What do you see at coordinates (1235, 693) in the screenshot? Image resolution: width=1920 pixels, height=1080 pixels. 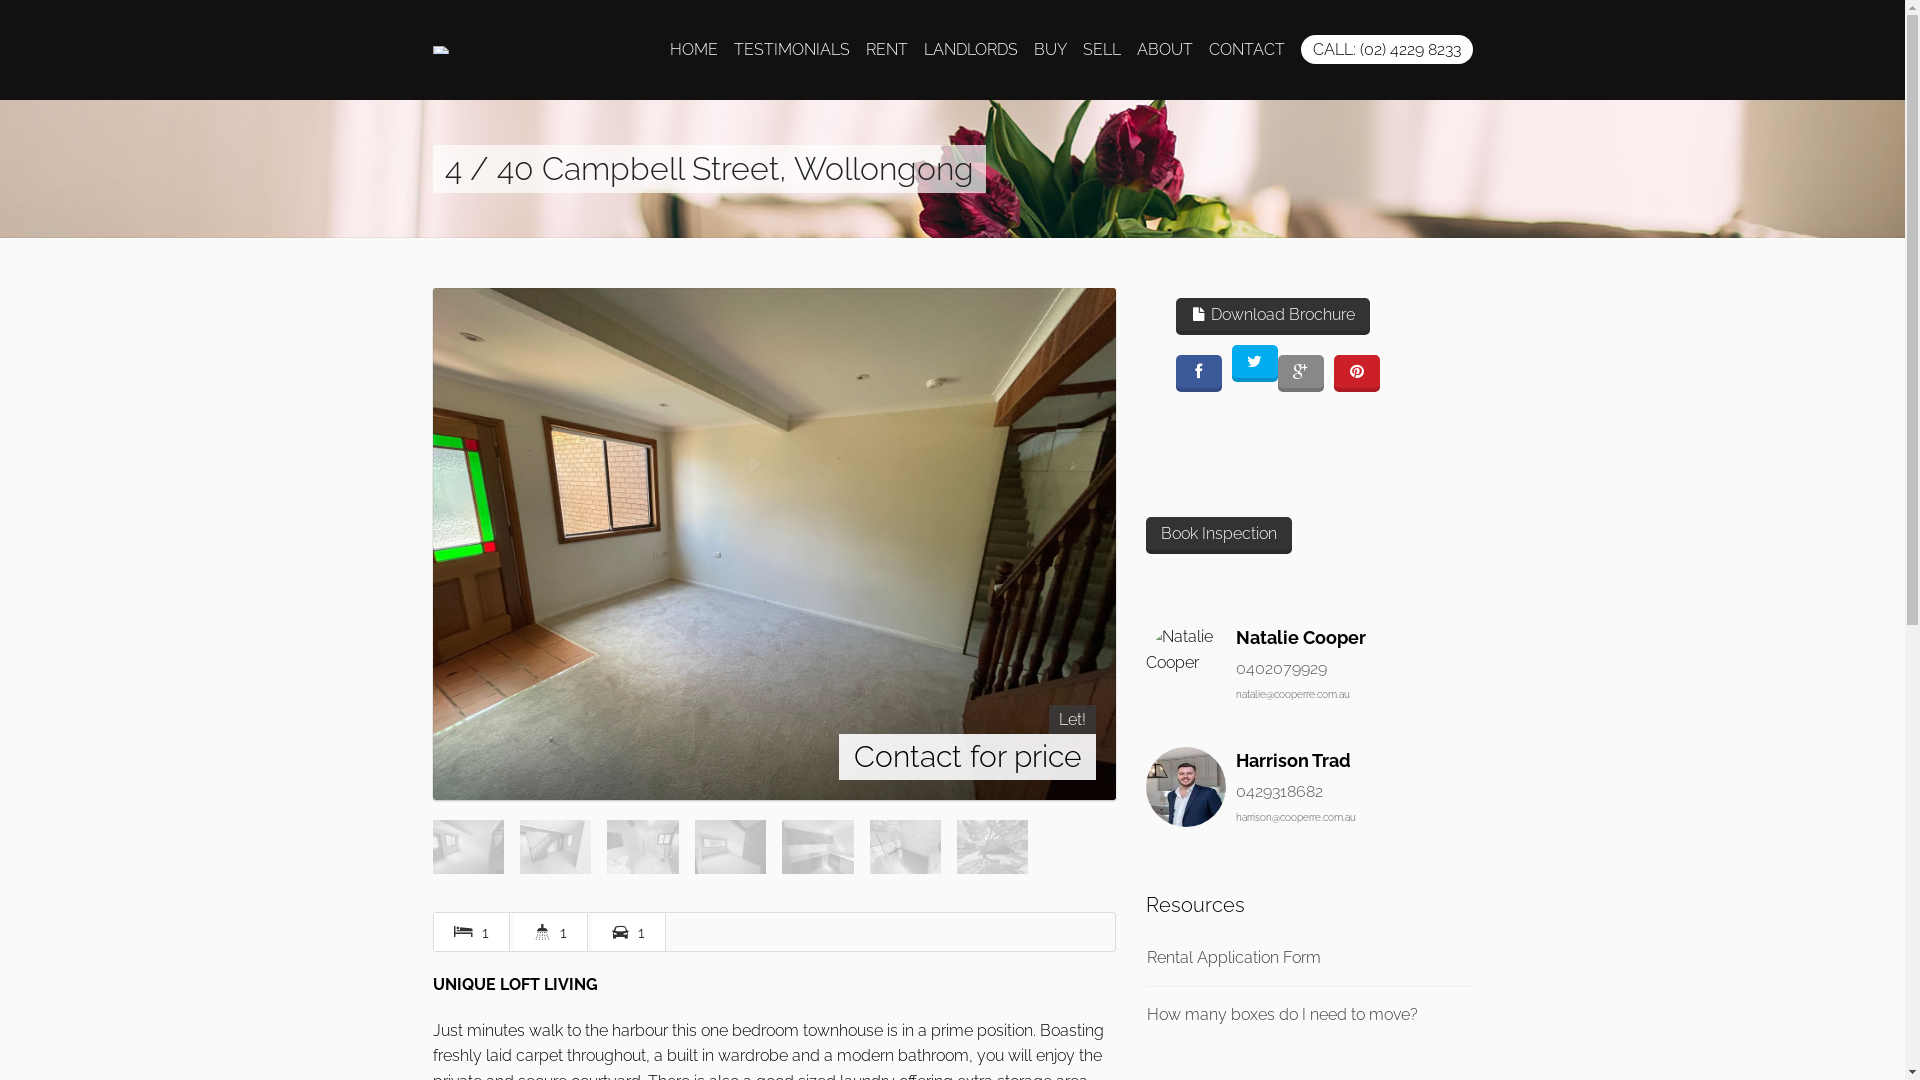 I see `'natalie@cooperre.com.au'` at bounding box center [1235, 693].